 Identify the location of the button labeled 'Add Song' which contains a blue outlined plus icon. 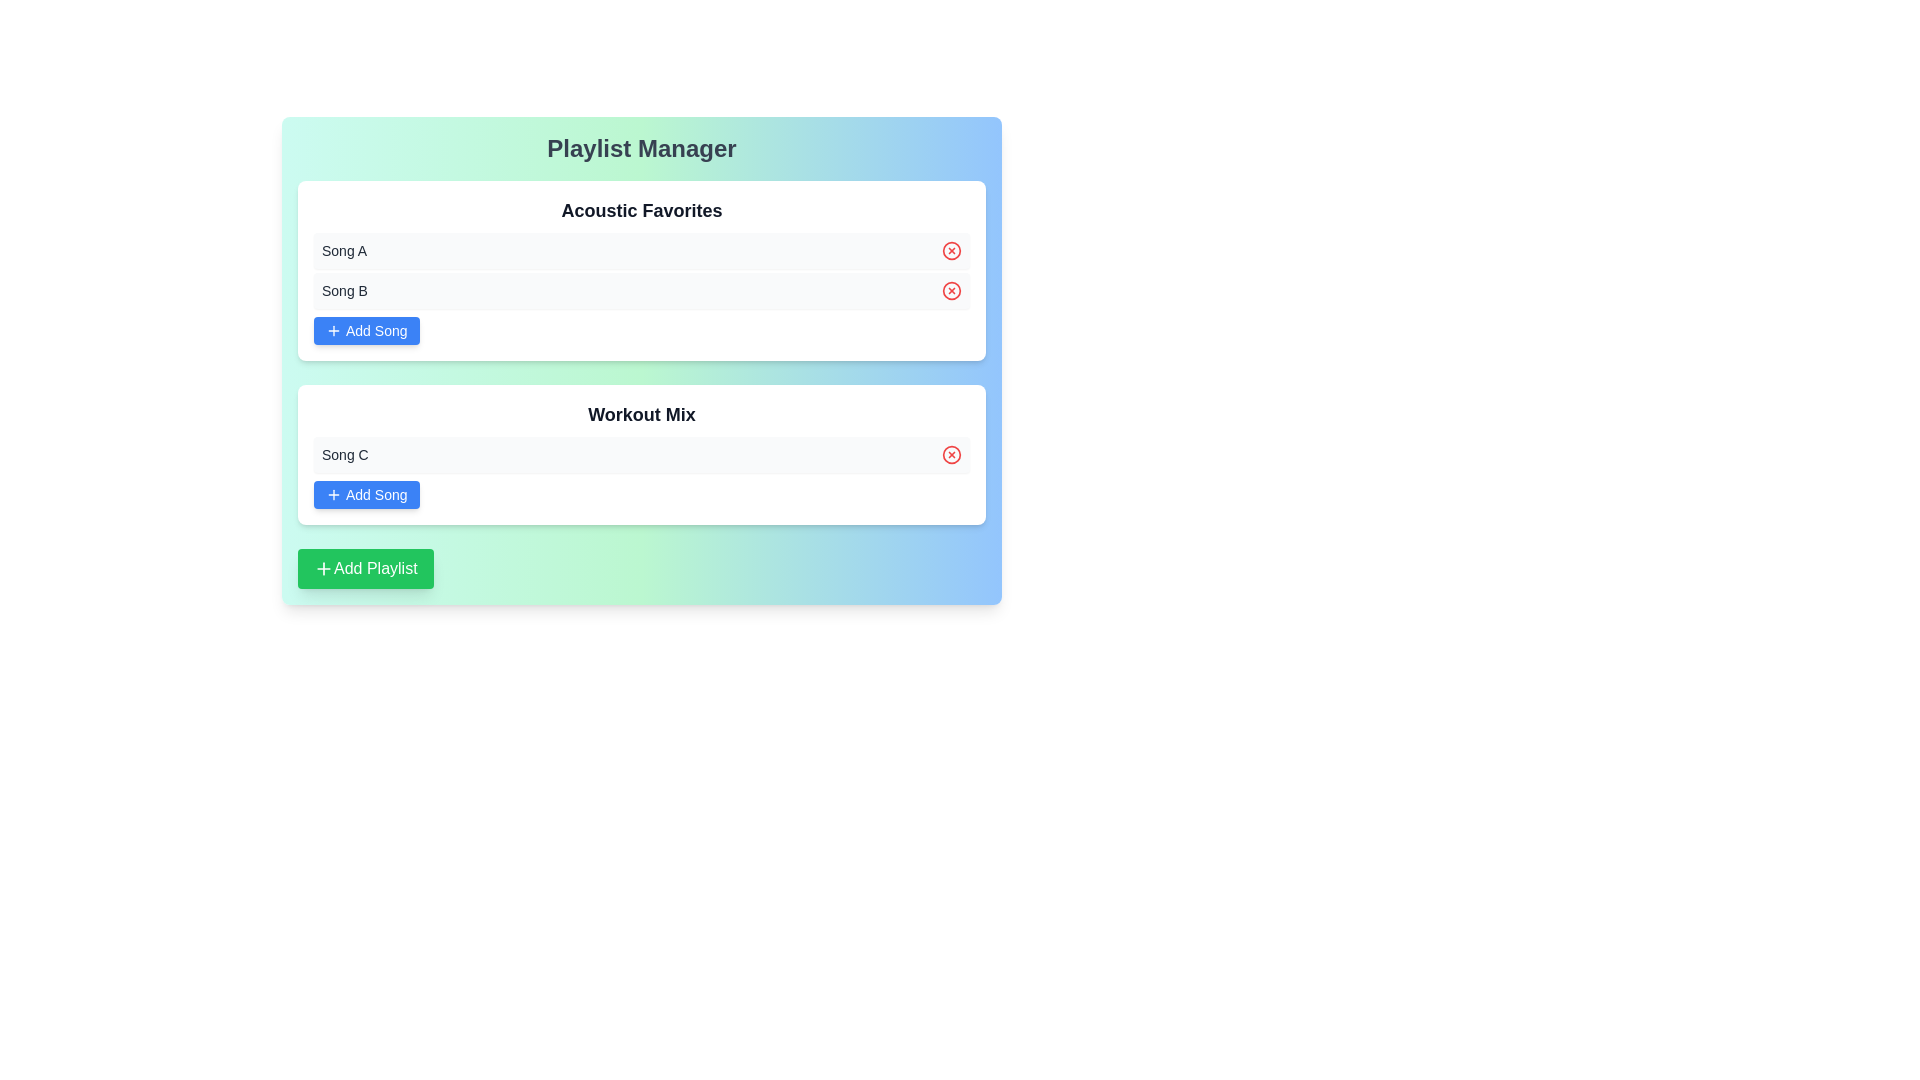
(334, 494).